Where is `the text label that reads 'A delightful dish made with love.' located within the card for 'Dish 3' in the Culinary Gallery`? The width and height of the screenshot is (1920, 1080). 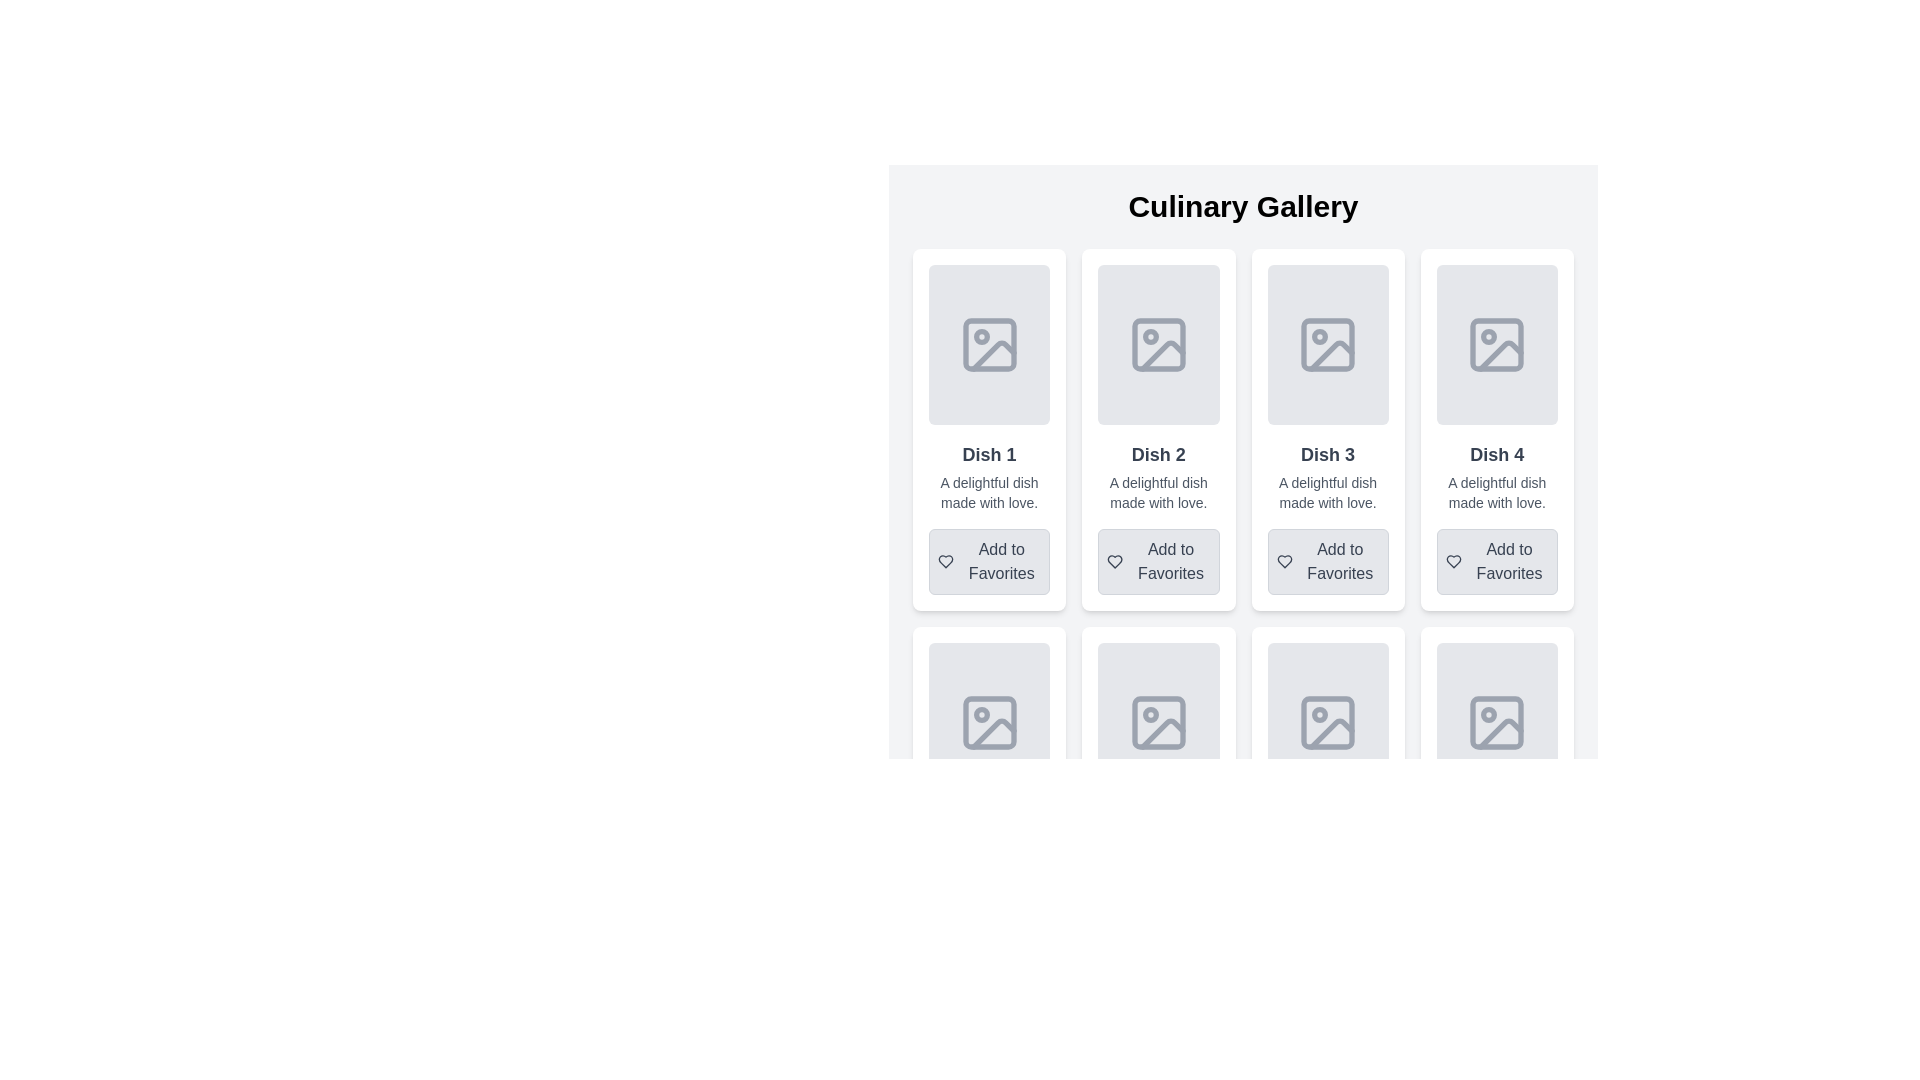 the text label that reads 'A delightful dish made with love.' located within the card for 'Dish 3' in the Culinary Gallery is located at coordinates (1328, 493).